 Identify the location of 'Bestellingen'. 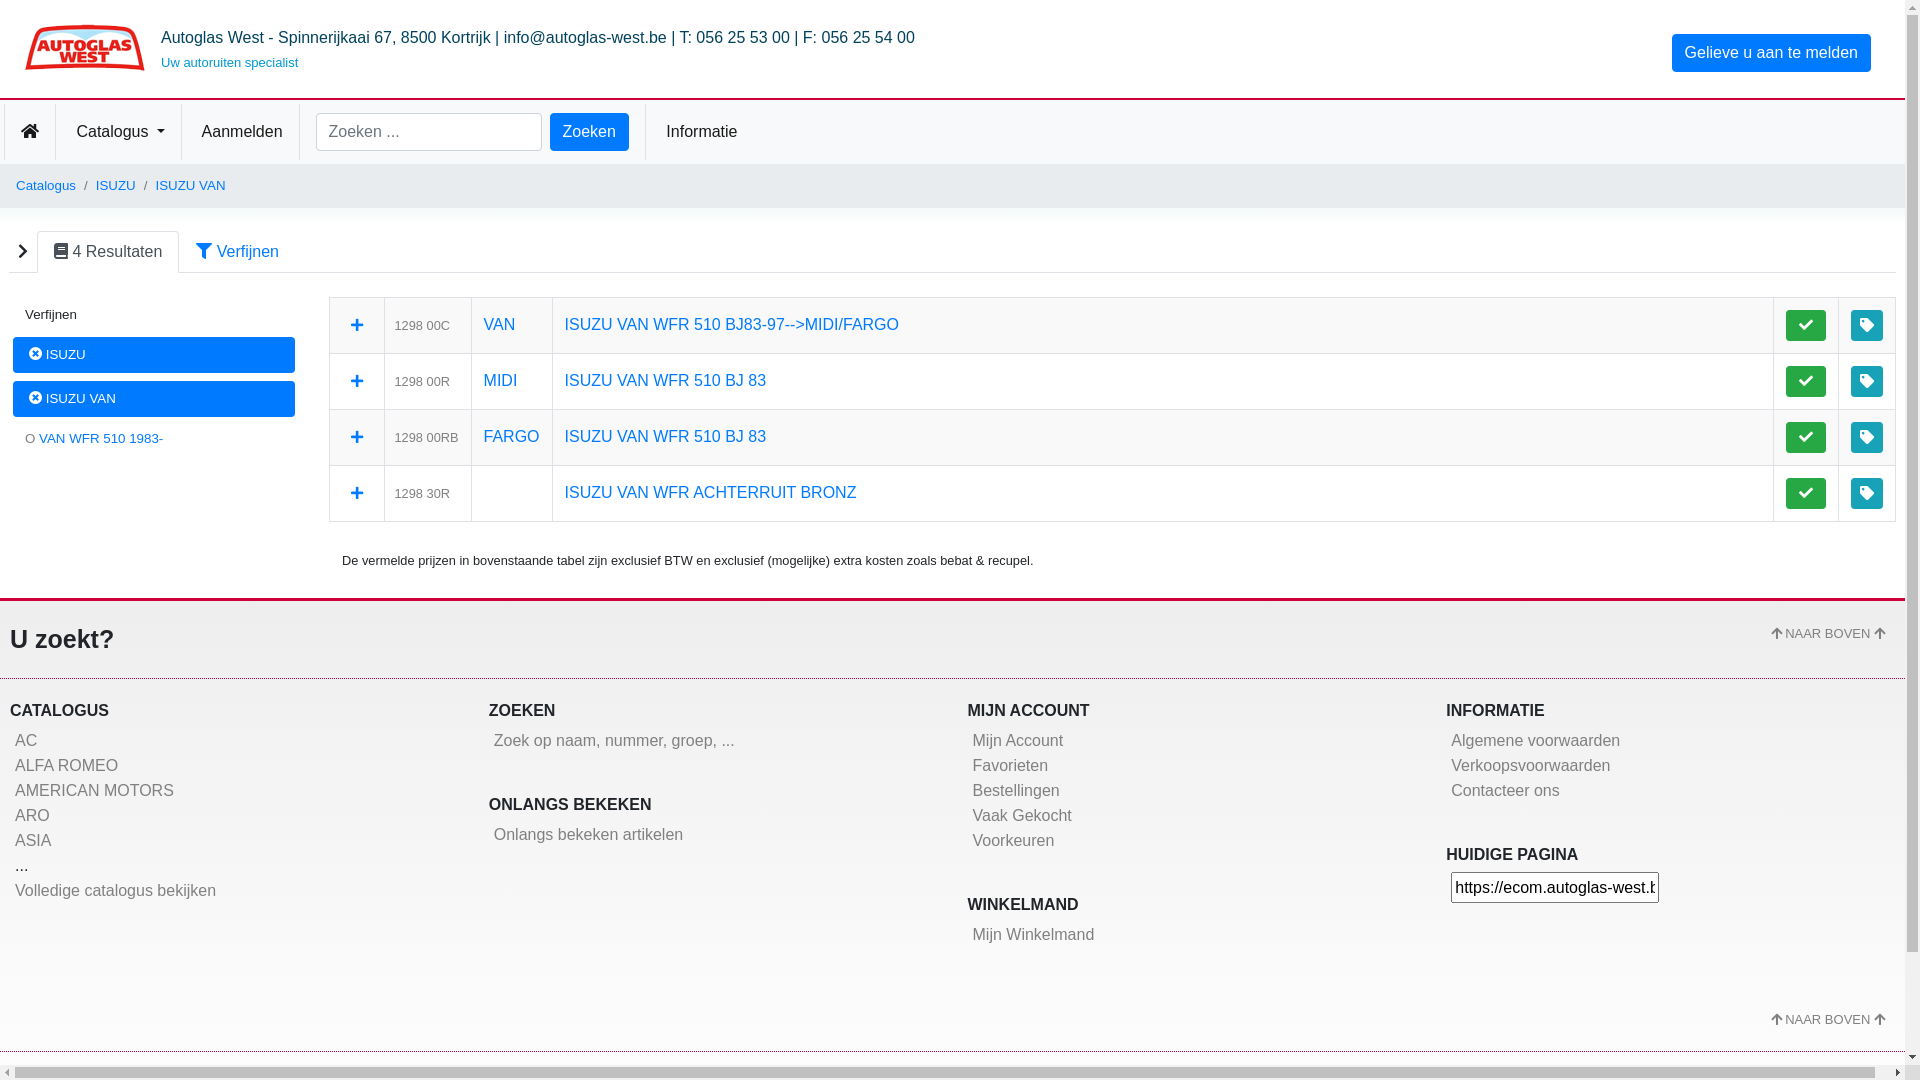
(1015, 789).